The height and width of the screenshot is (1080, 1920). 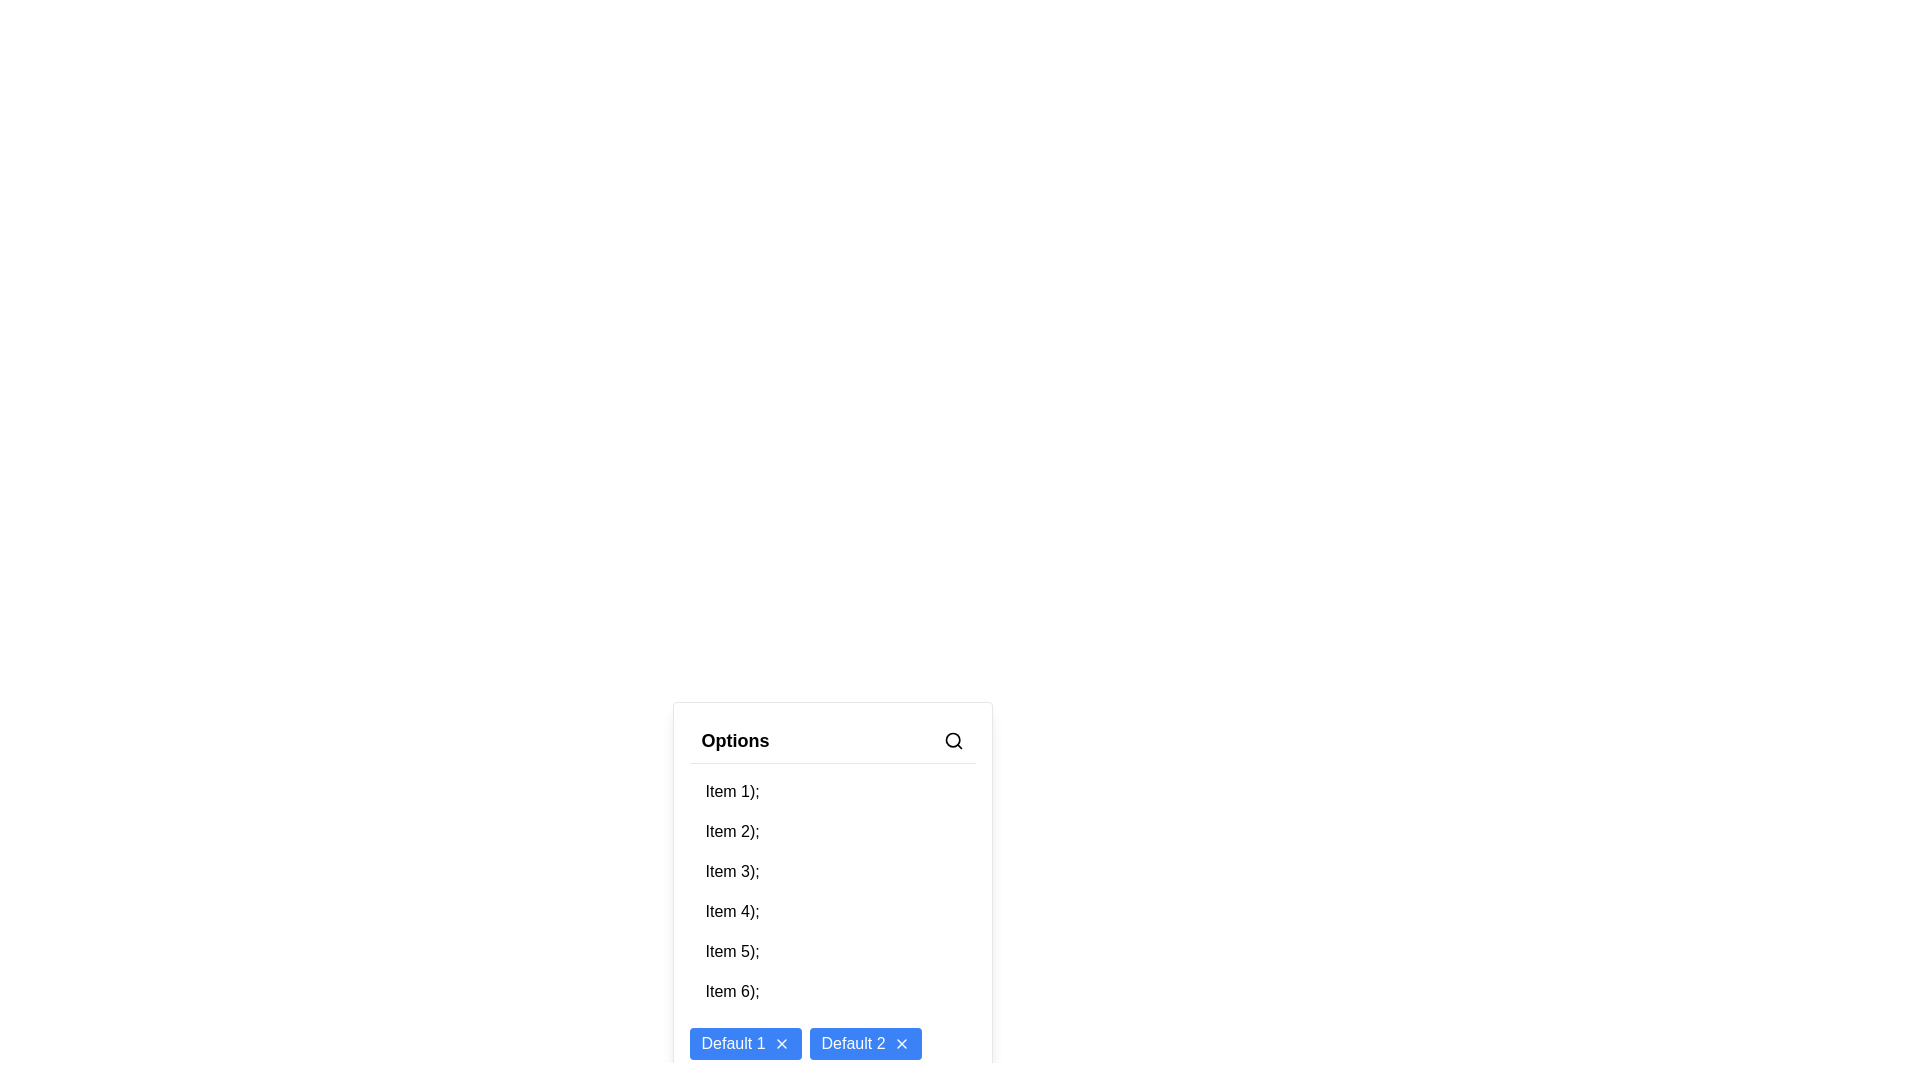 I want to click on the magnifying glass icon located in the top-right corner of the 'Options' section, so click(x=952, y=740).